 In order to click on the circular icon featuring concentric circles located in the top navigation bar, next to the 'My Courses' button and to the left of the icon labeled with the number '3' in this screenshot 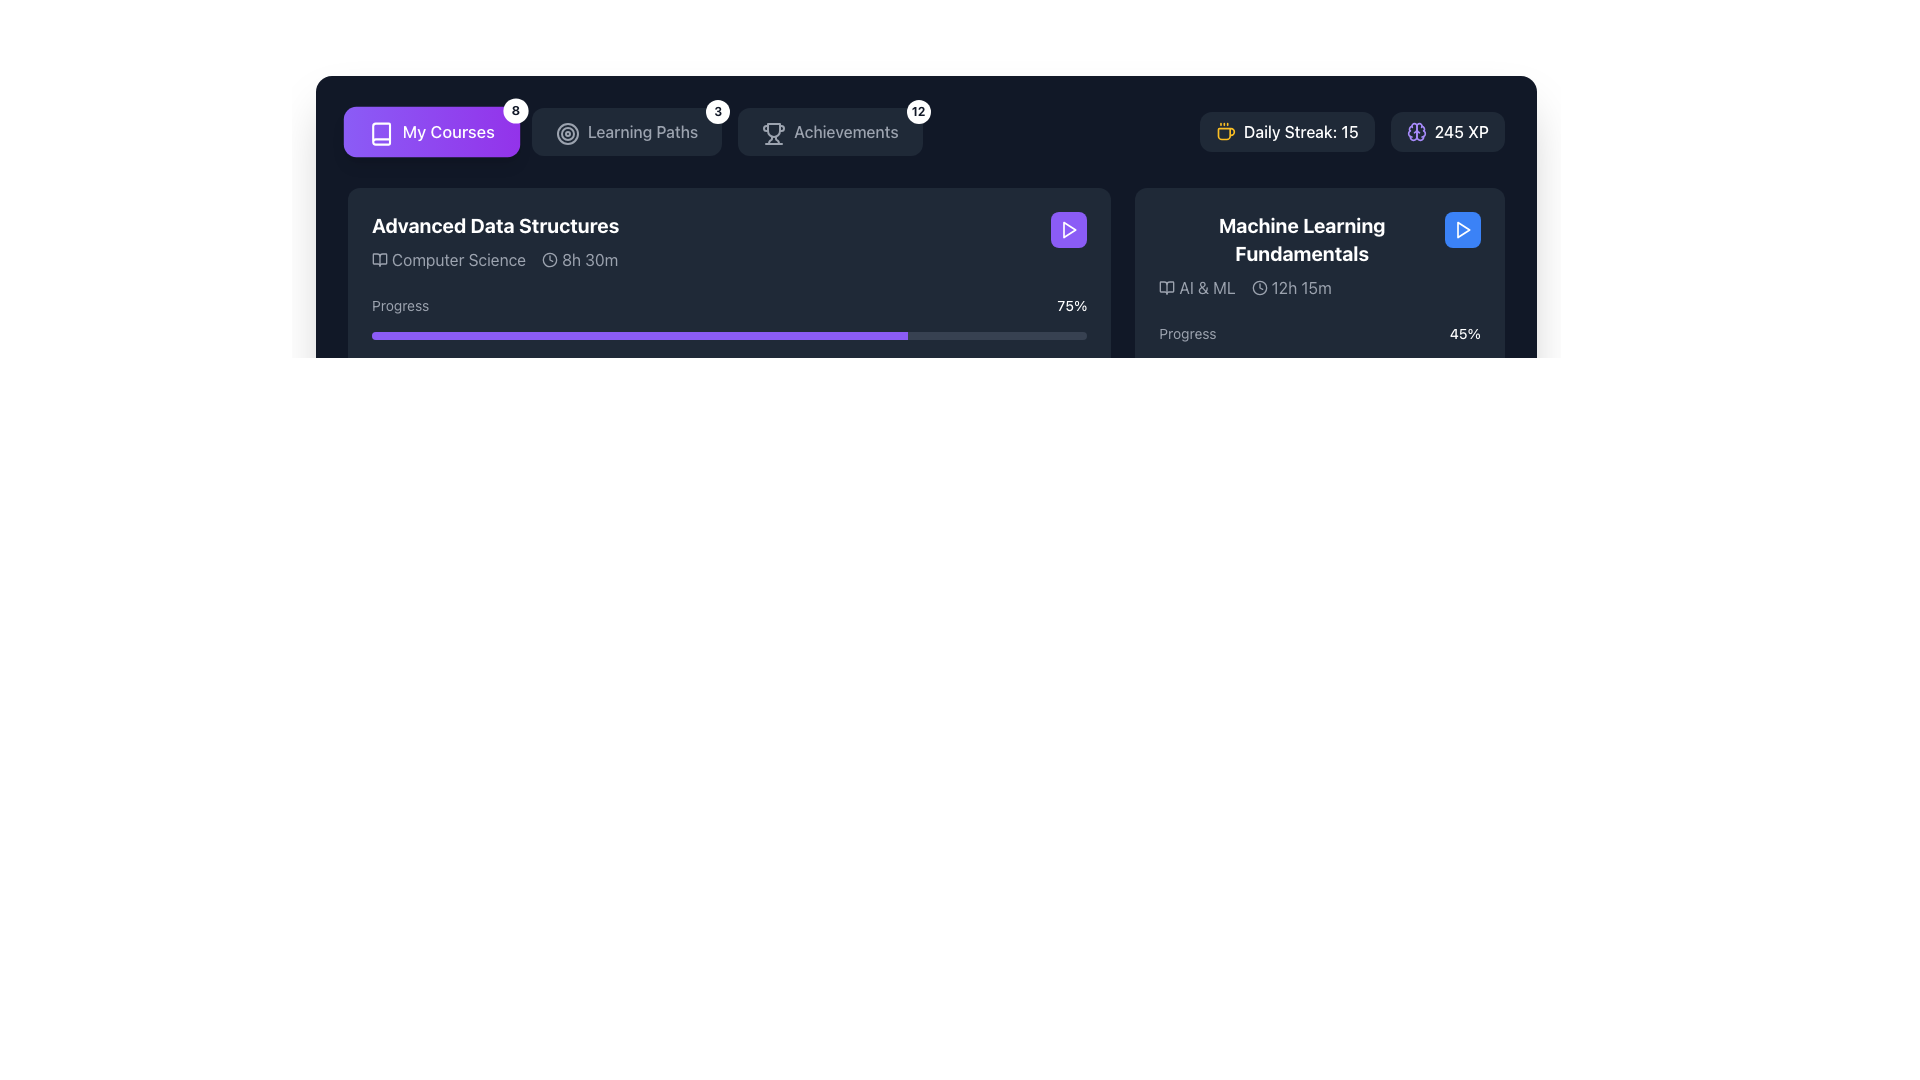, I will do `click(566, 134)`.